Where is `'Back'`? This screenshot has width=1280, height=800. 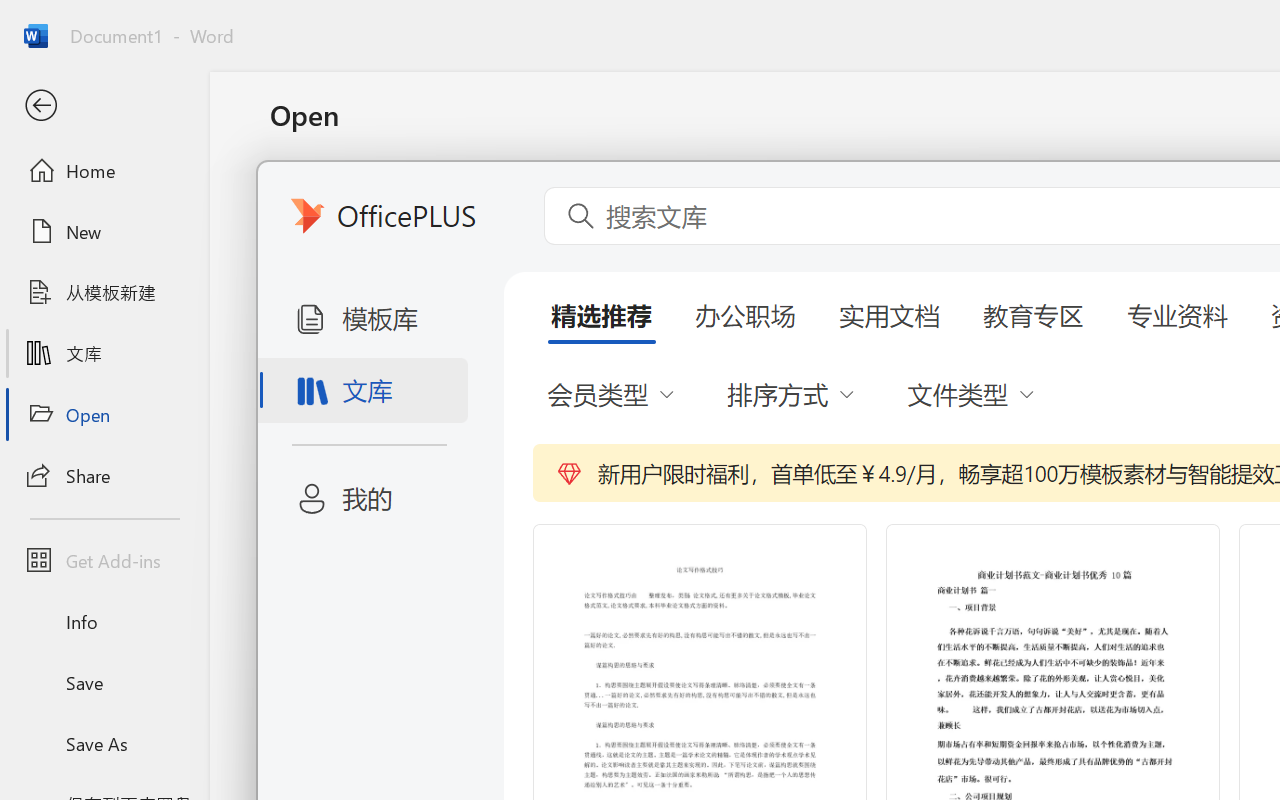 'Back' is located at coordinates (103, 105).